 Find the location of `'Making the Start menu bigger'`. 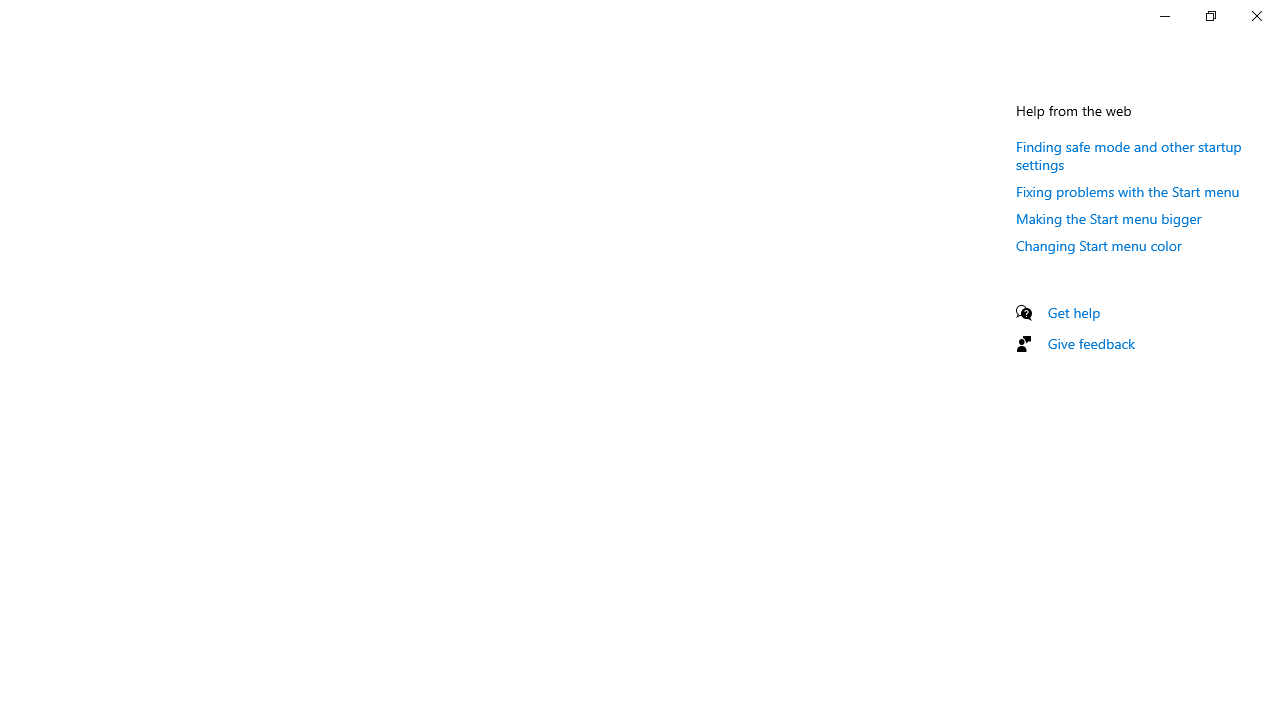

'Making the Start menu bigger' is located at coordinates (1108, 218).